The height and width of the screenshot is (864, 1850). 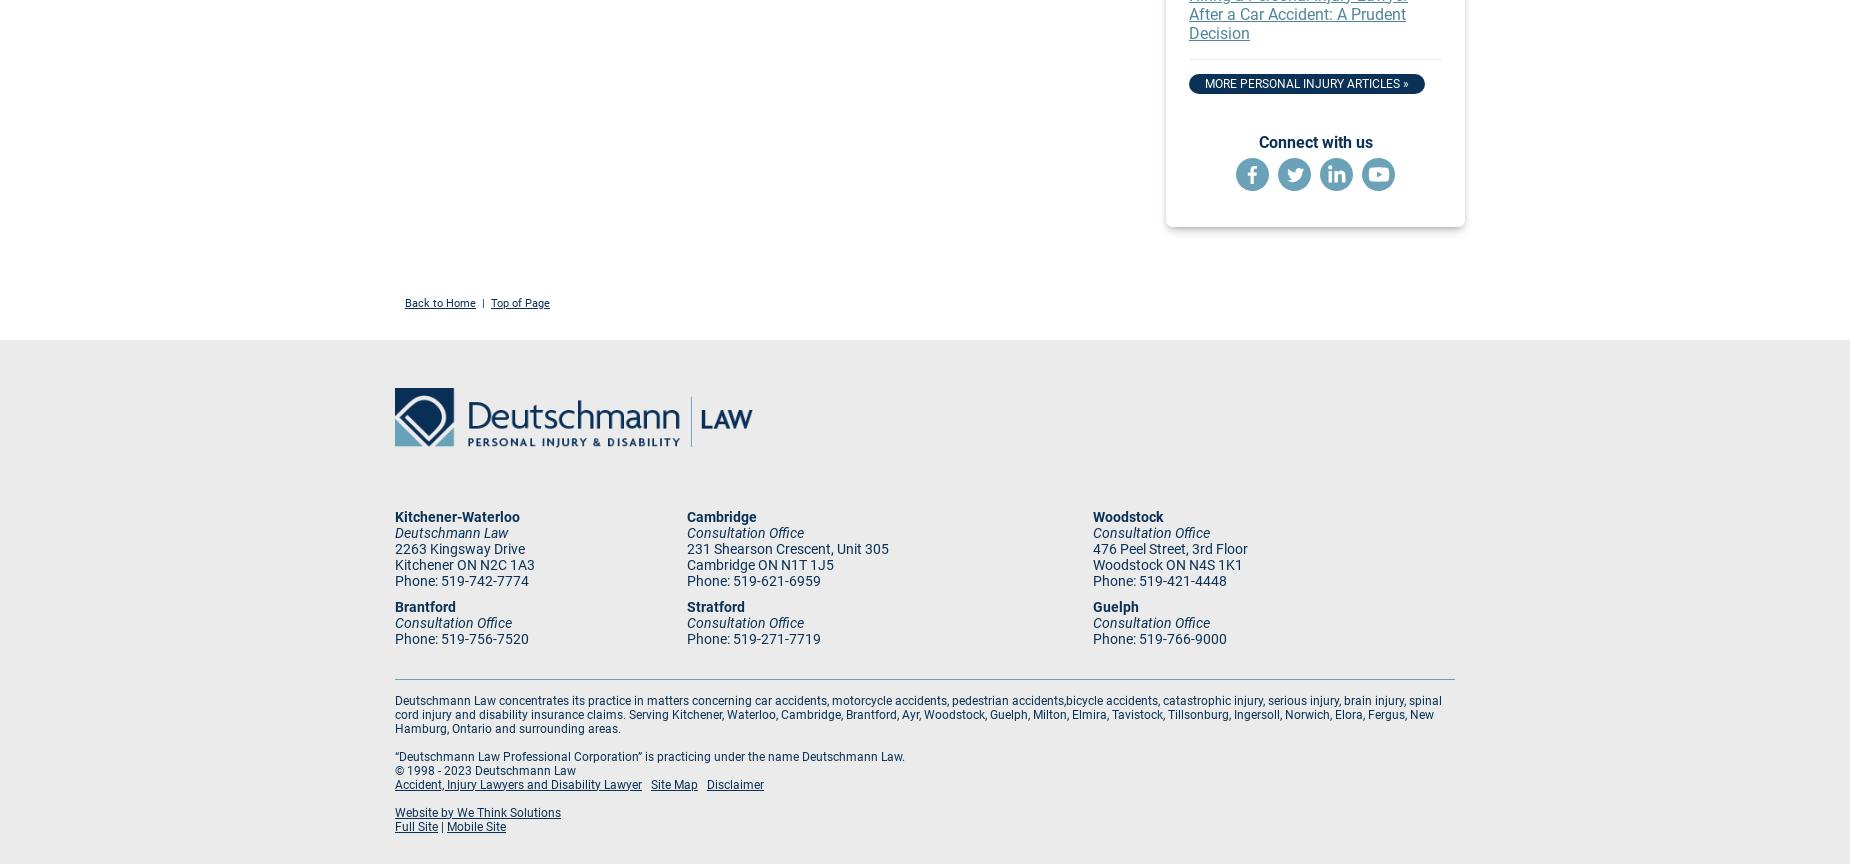 I want to click on 'Connect with us', so click(x=1313, y=140).